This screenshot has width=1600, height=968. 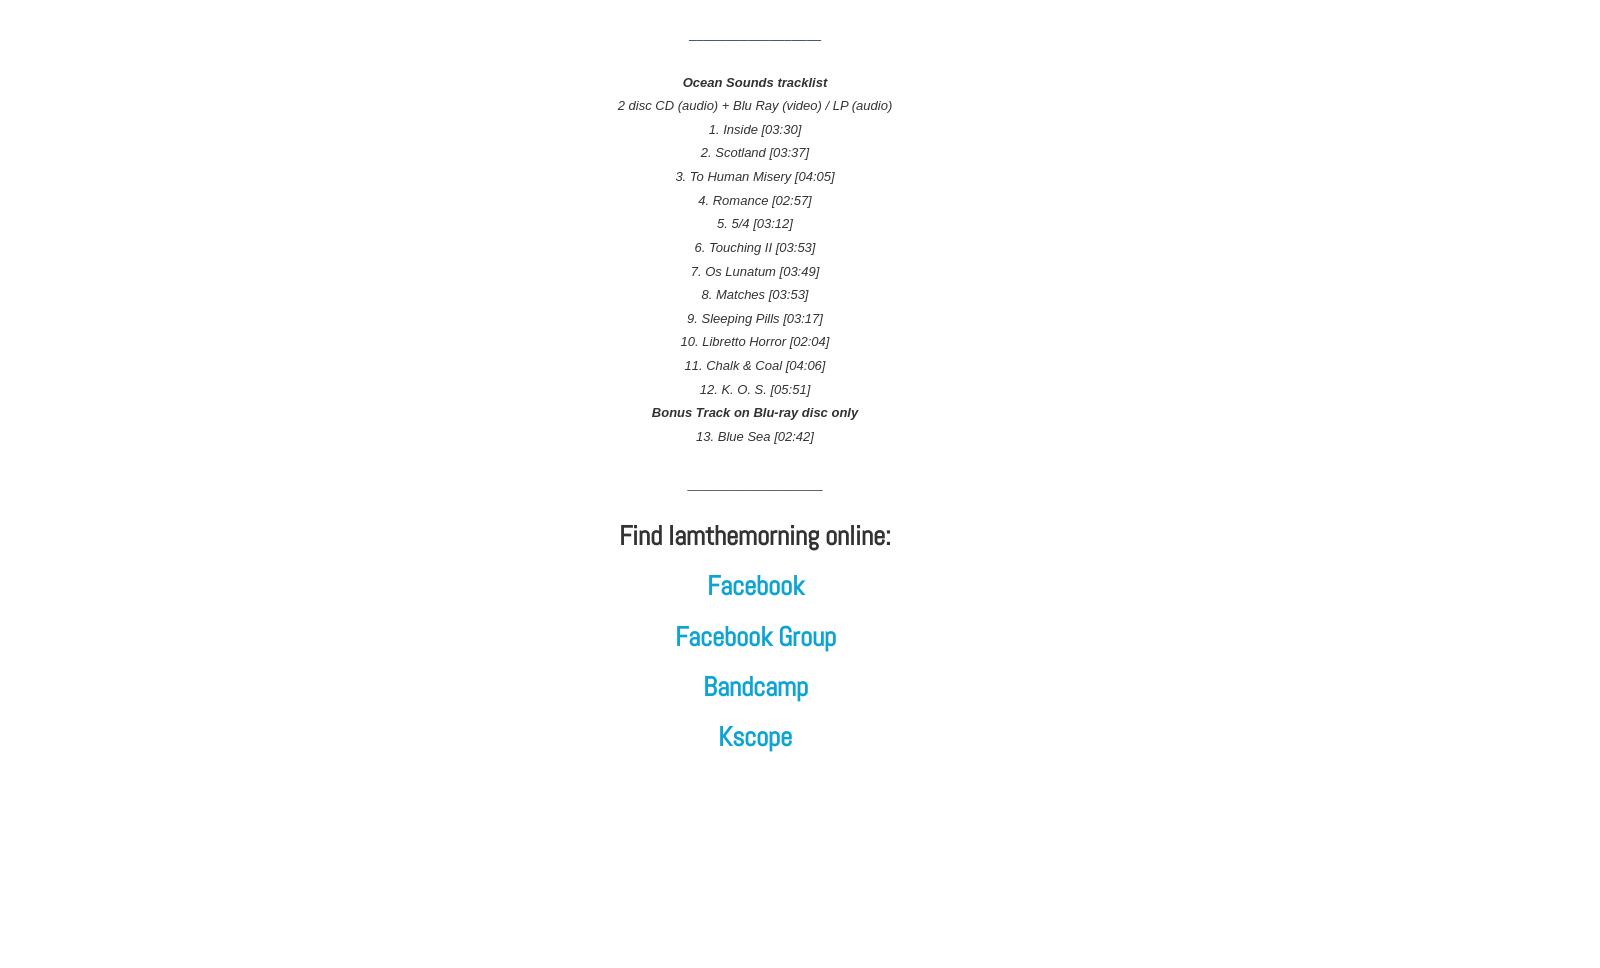 I want to click on '7. Os Lunatum [03:49]', so click(x=690, y=270).